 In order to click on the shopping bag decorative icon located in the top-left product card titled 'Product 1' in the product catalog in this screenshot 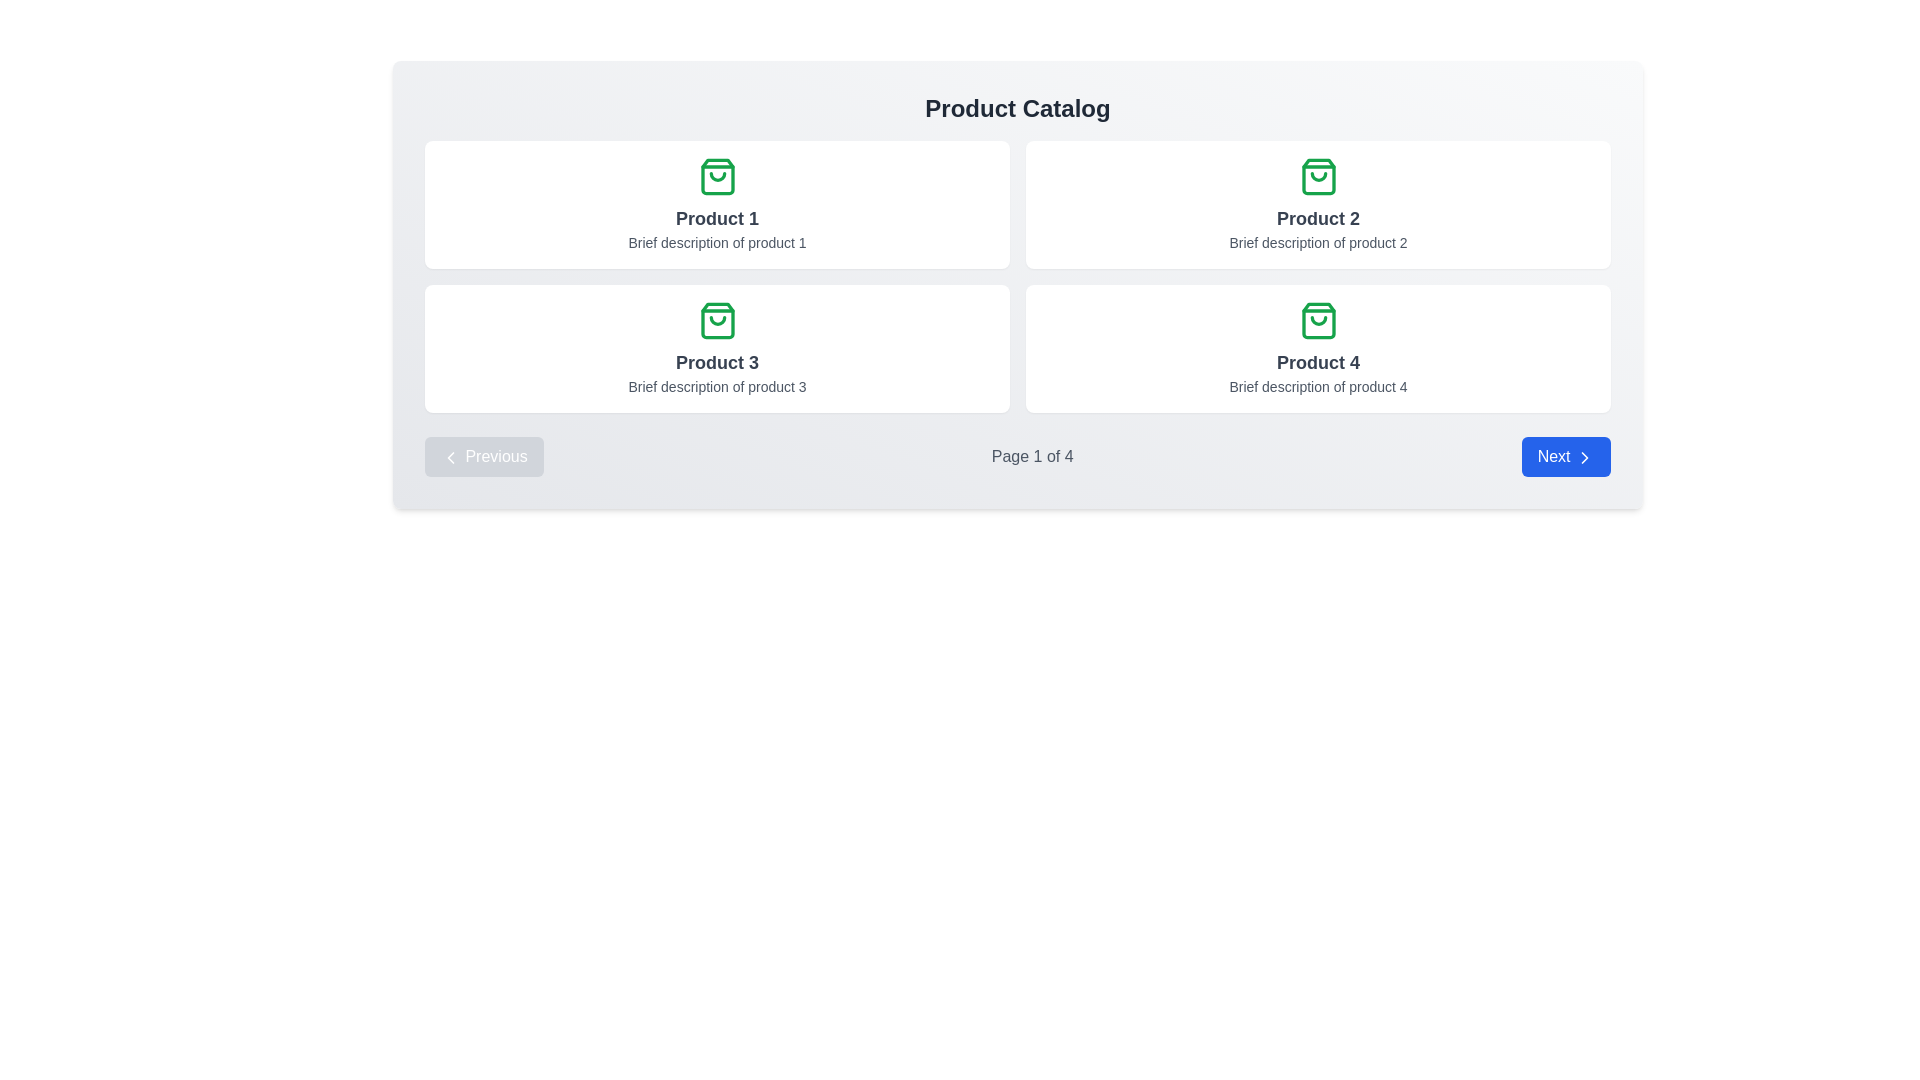, I will do `click(717, 176)`.